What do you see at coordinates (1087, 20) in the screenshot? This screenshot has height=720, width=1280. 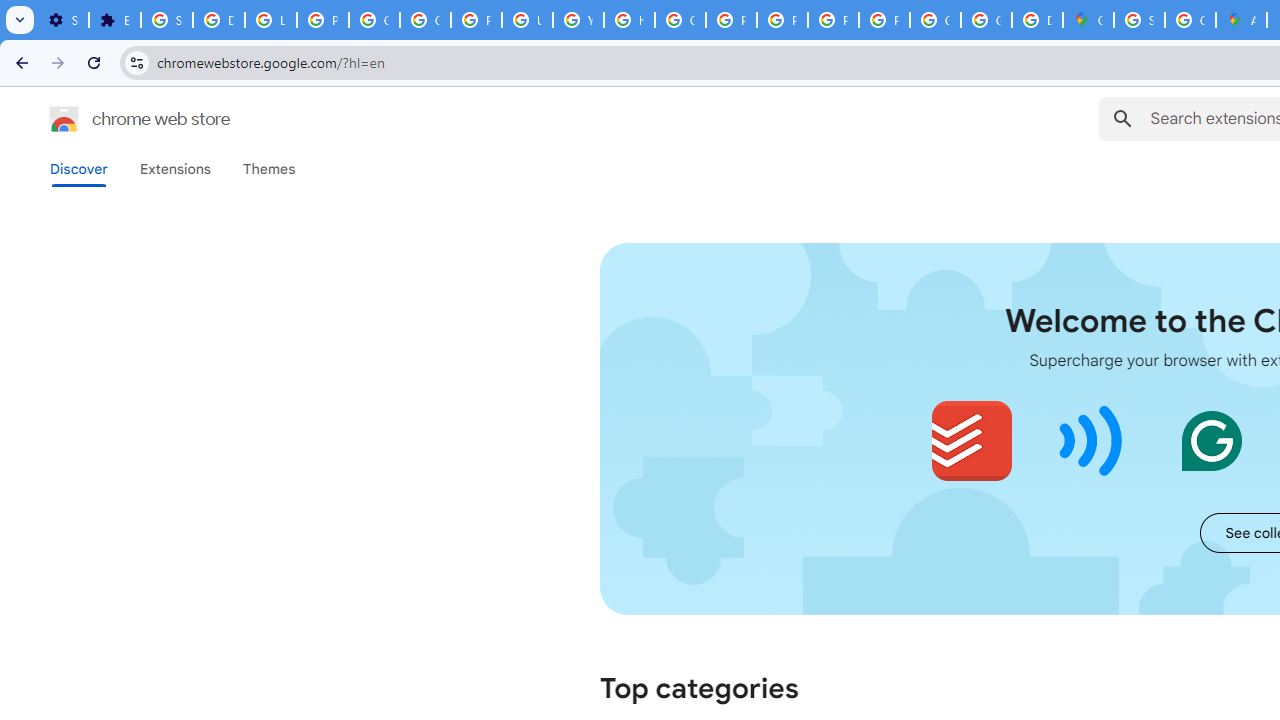 I see `'Google Maps'` at bounding box center [1087, 20].